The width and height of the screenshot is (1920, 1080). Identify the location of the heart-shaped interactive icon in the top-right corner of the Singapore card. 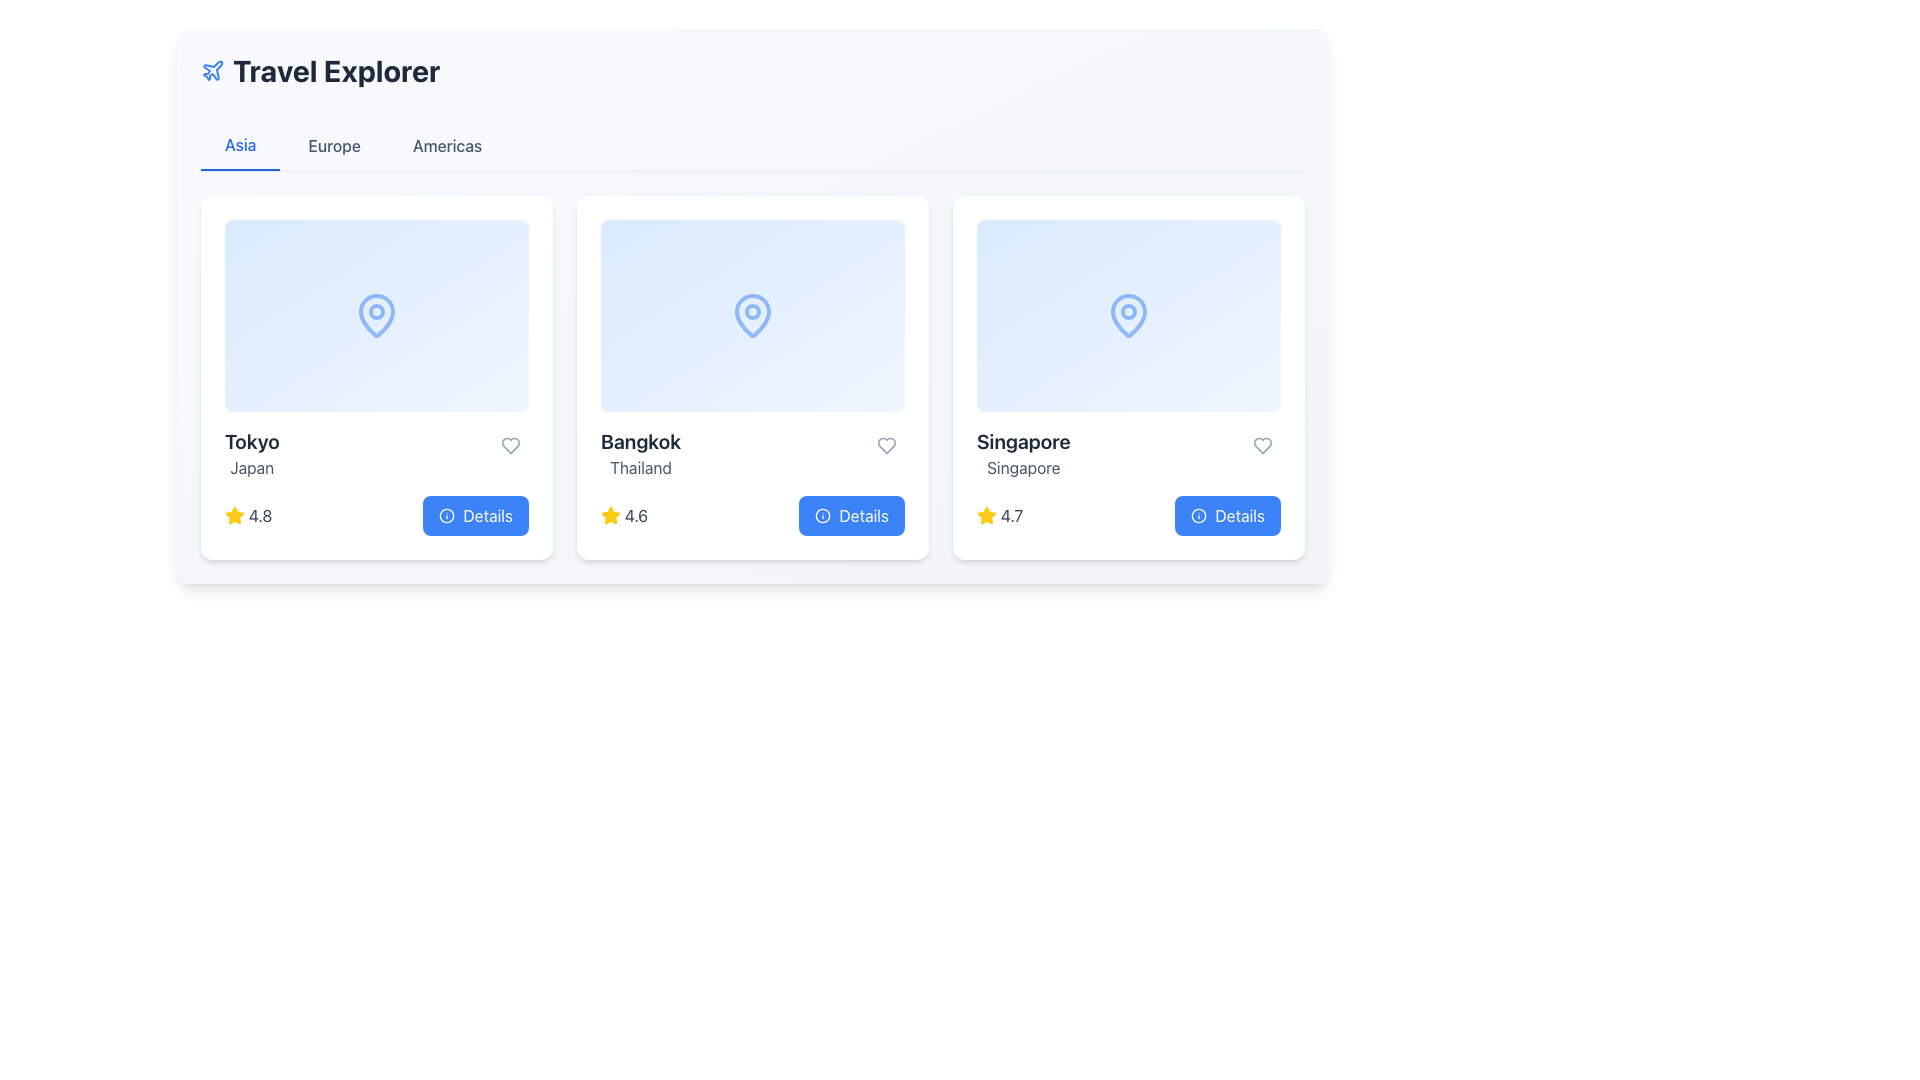
(1261, 445).